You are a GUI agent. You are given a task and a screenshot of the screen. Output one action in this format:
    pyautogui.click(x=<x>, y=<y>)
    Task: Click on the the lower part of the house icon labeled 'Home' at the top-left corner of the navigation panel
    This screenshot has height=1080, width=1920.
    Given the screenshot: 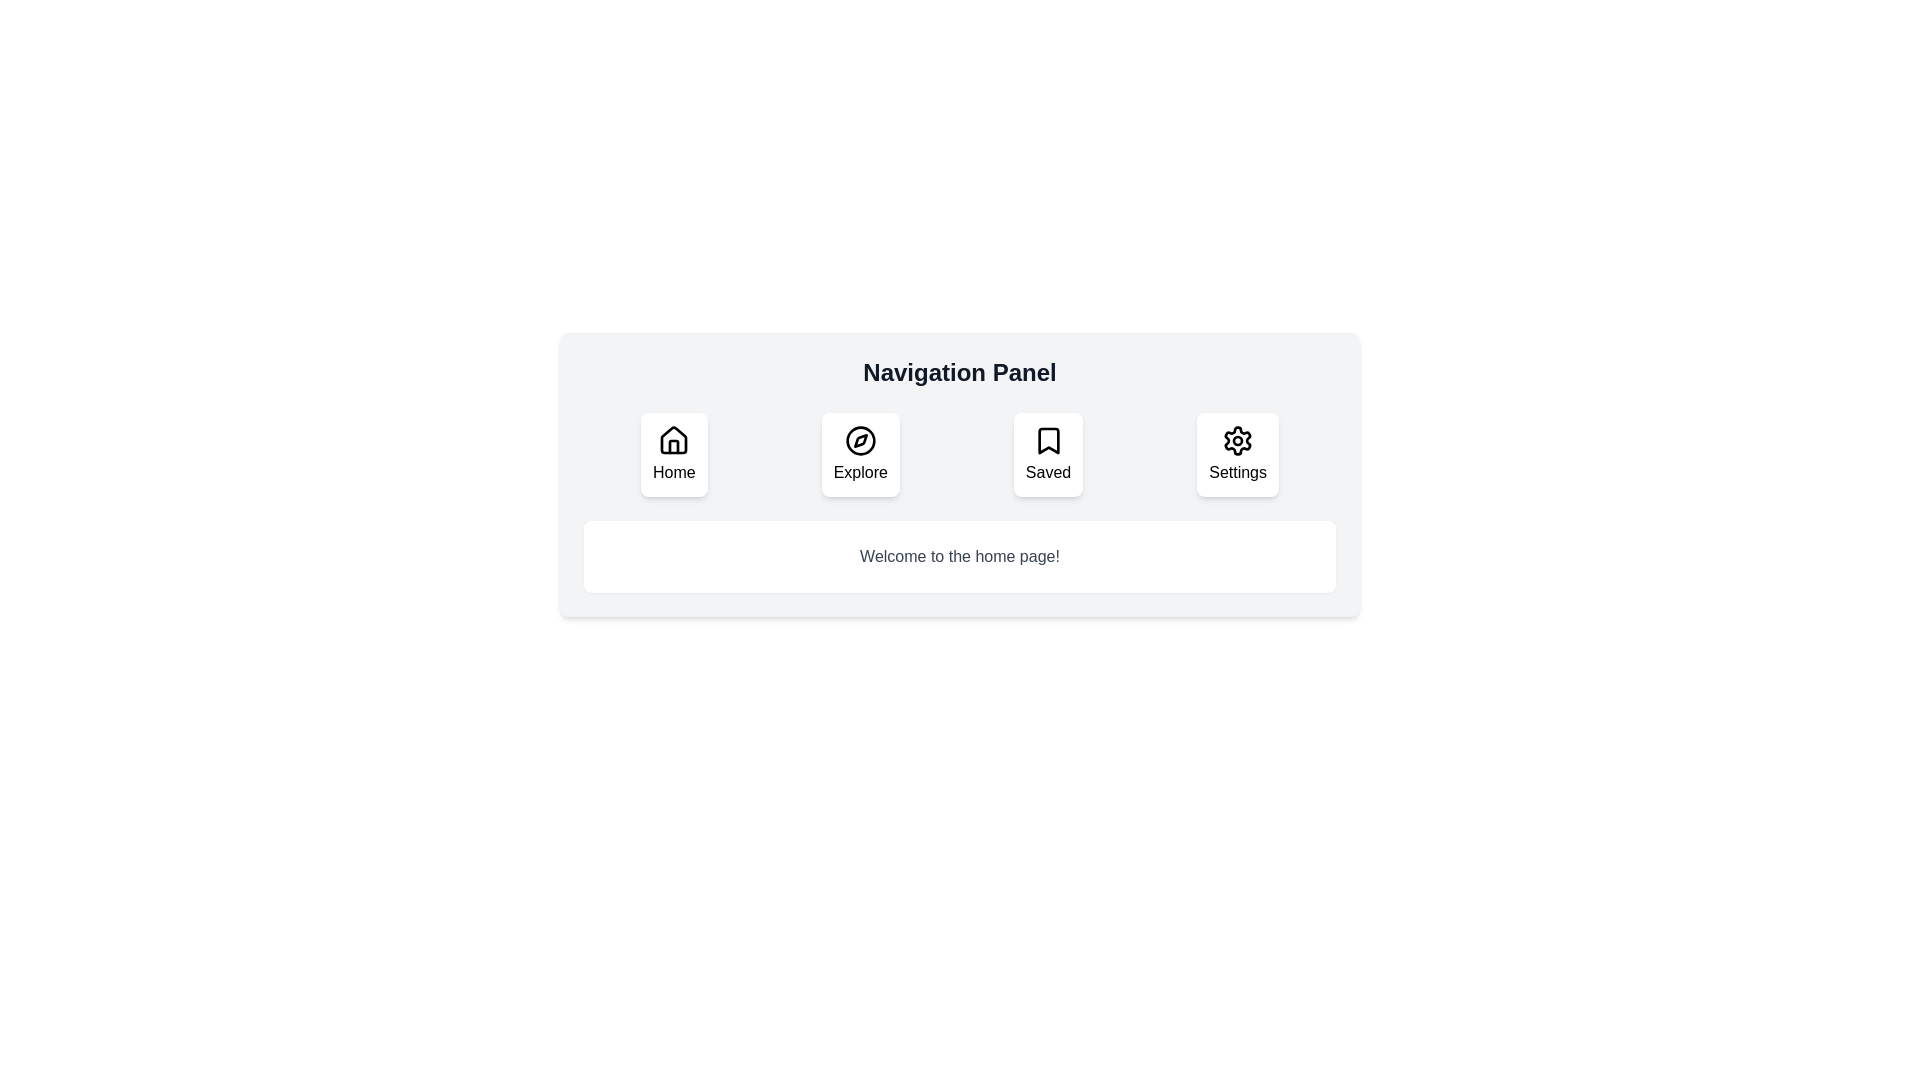 What is the action you would take?
    pyautogui.click(x=674, y=446)
    